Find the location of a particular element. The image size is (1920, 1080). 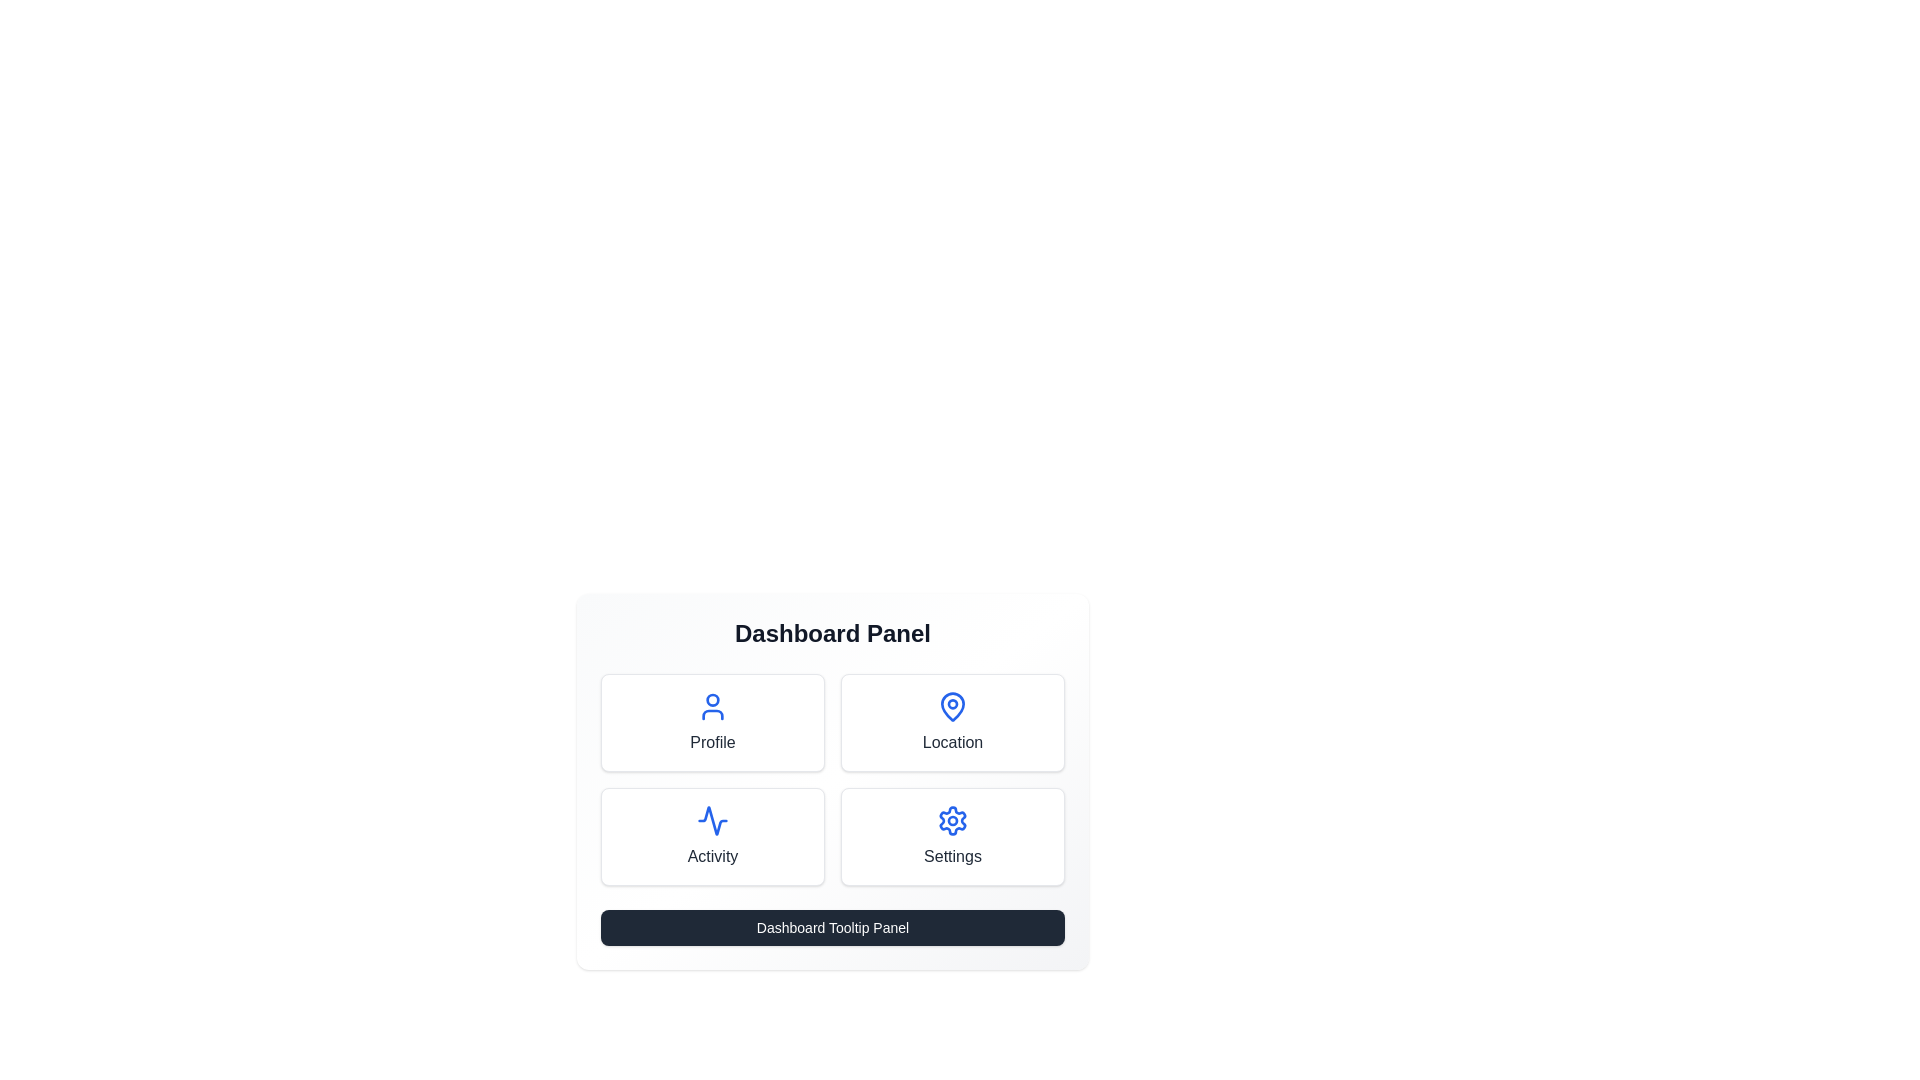

the location button, which is a rectangular card with a white background and a blue map pin icon, located in the top-right corner of the grid in the Dashboard Panel interface is located at coordinates (952, 722).